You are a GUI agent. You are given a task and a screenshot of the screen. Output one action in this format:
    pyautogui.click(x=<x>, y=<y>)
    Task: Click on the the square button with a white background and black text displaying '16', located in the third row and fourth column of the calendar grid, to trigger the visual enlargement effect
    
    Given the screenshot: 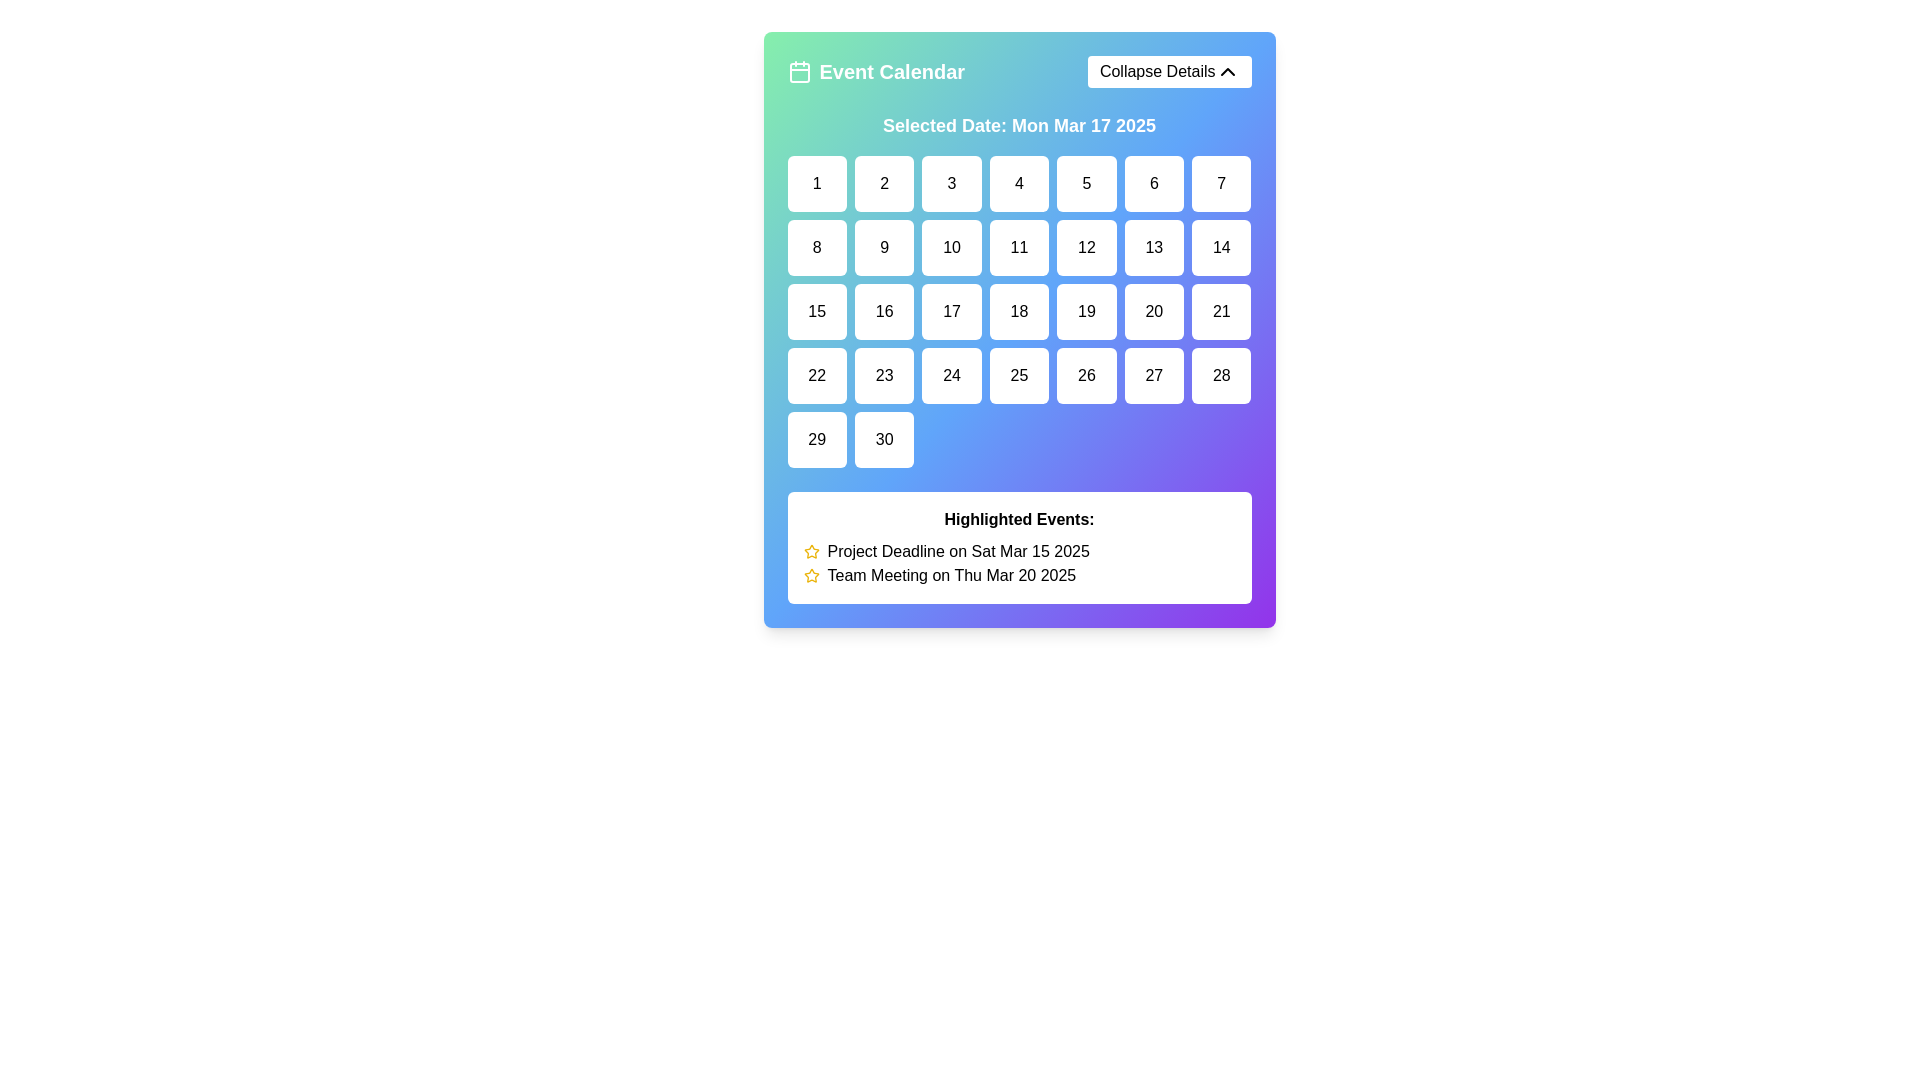 What is the action you would take?
    pyautogui.click(x=883, y=312)
    